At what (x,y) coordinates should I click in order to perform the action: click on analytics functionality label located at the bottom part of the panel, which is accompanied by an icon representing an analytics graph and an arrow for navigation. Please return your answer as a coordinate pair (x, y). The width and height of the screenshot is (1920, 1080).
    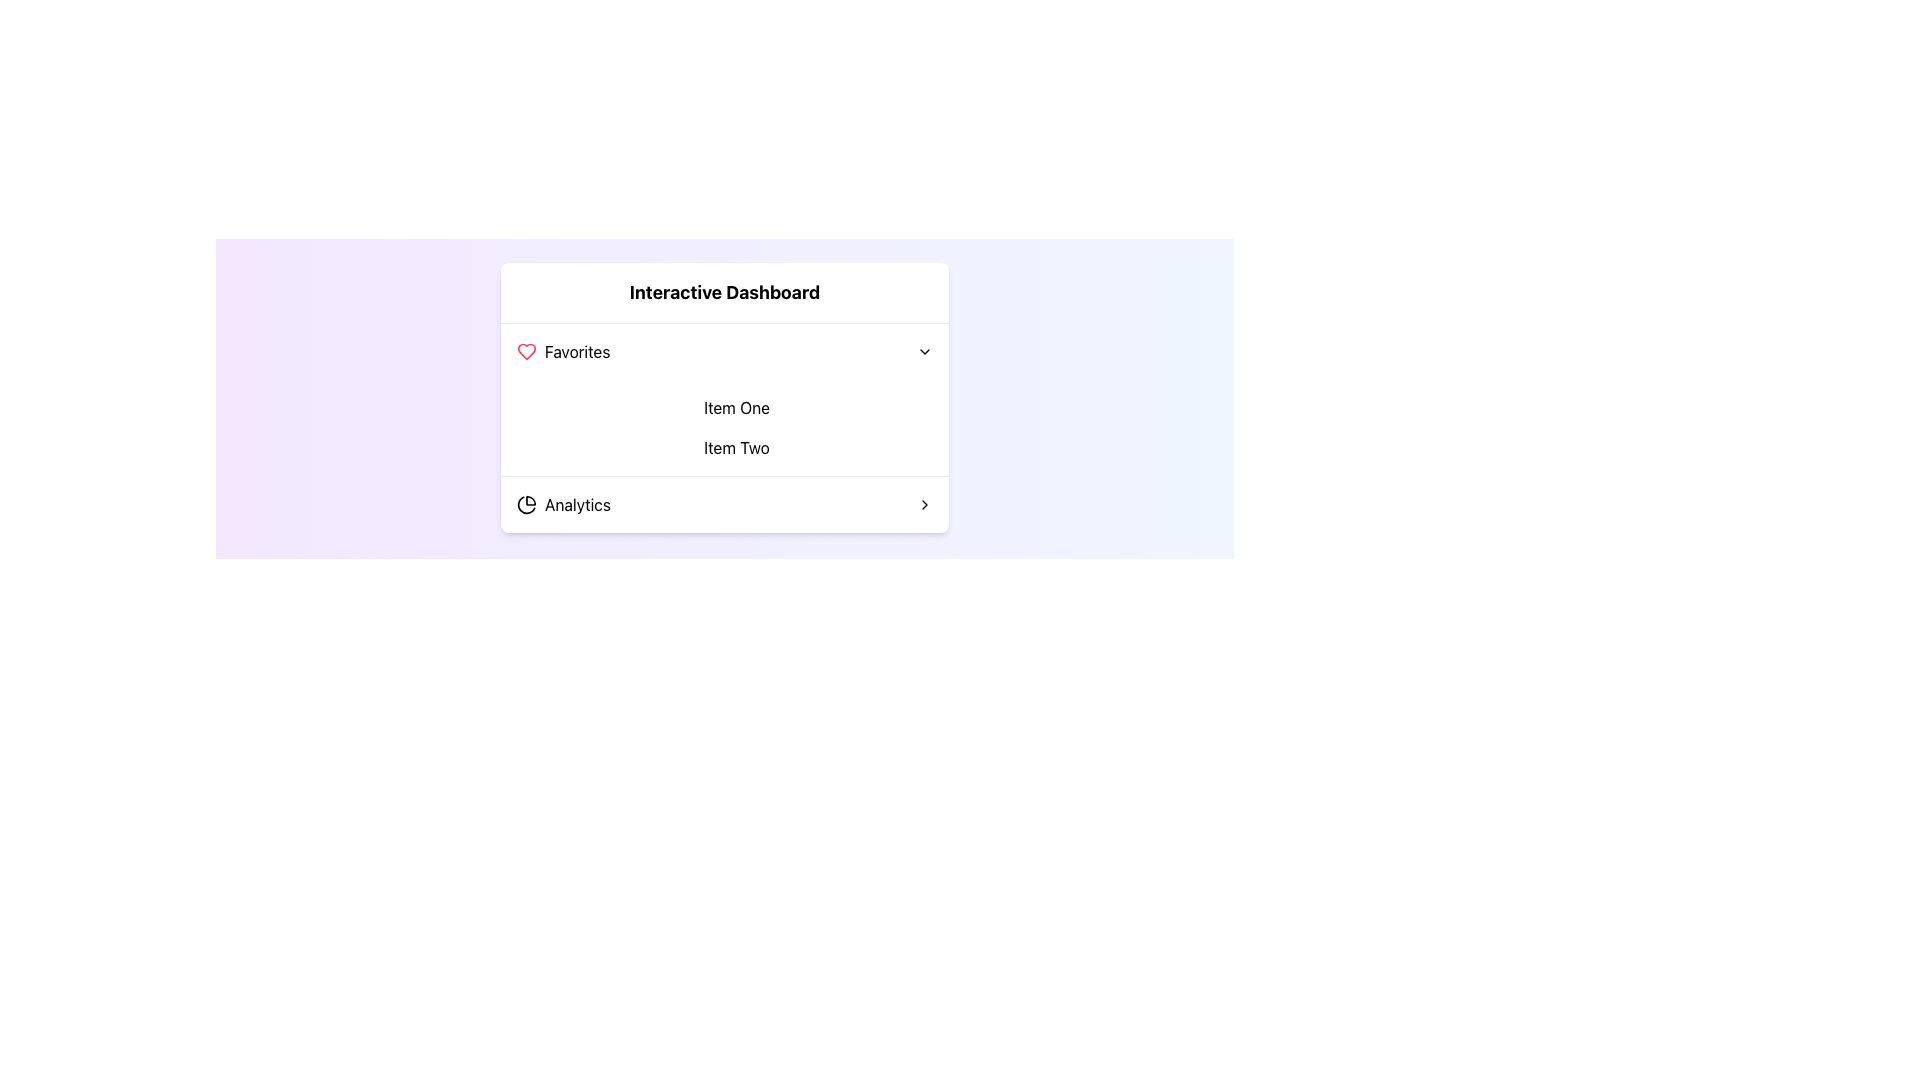
    Looking at the image, I should click on (576, 504).